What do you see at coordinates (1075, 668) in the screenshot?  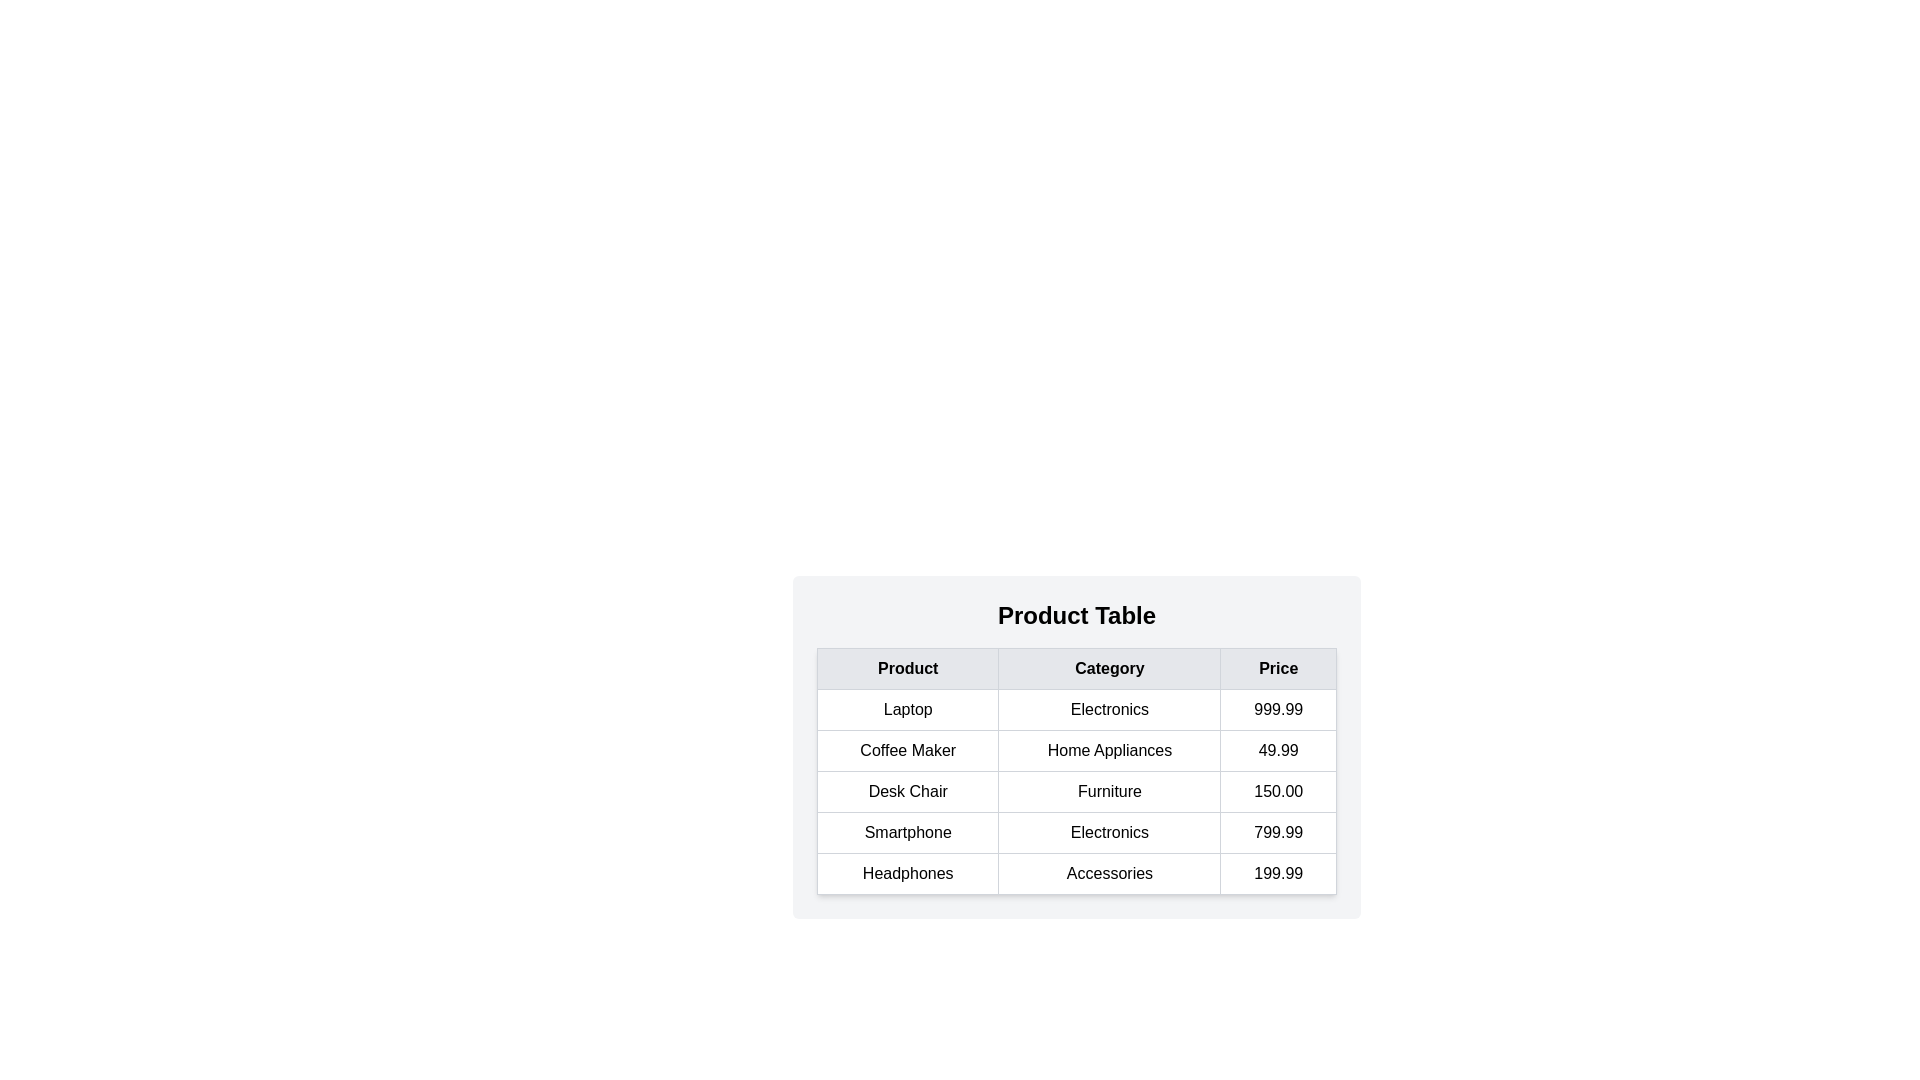 I see `the table header row, which is the top-most row of a centrally positioned table that serves as a header providing column titles` at bounding box center [1075, 668].